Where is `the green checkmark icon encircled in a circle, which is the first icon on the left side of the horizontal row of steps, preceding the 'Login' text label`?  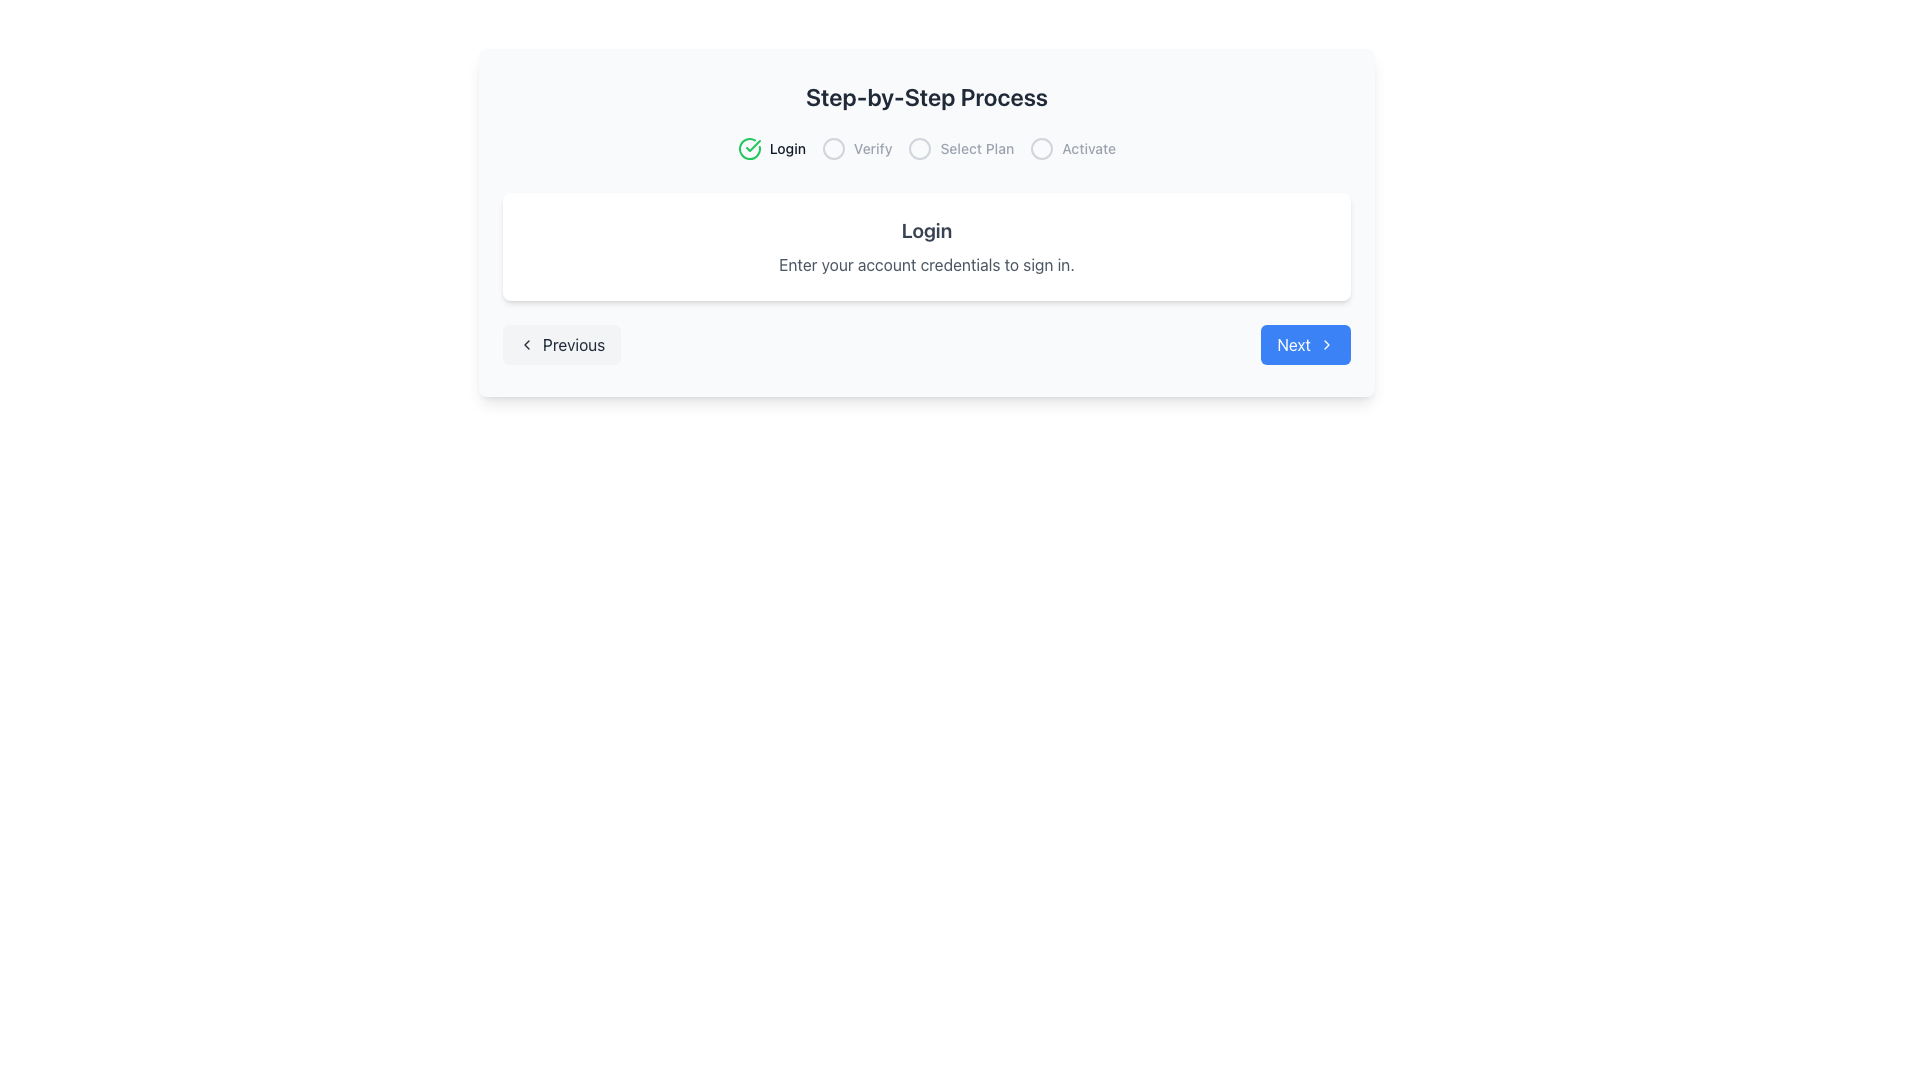
the green checkmark icon encircled in a circle, which is the first icon on the left side of the horizontal row of steps, preceding the 'Login' text label is located at coordinates (748, 148).